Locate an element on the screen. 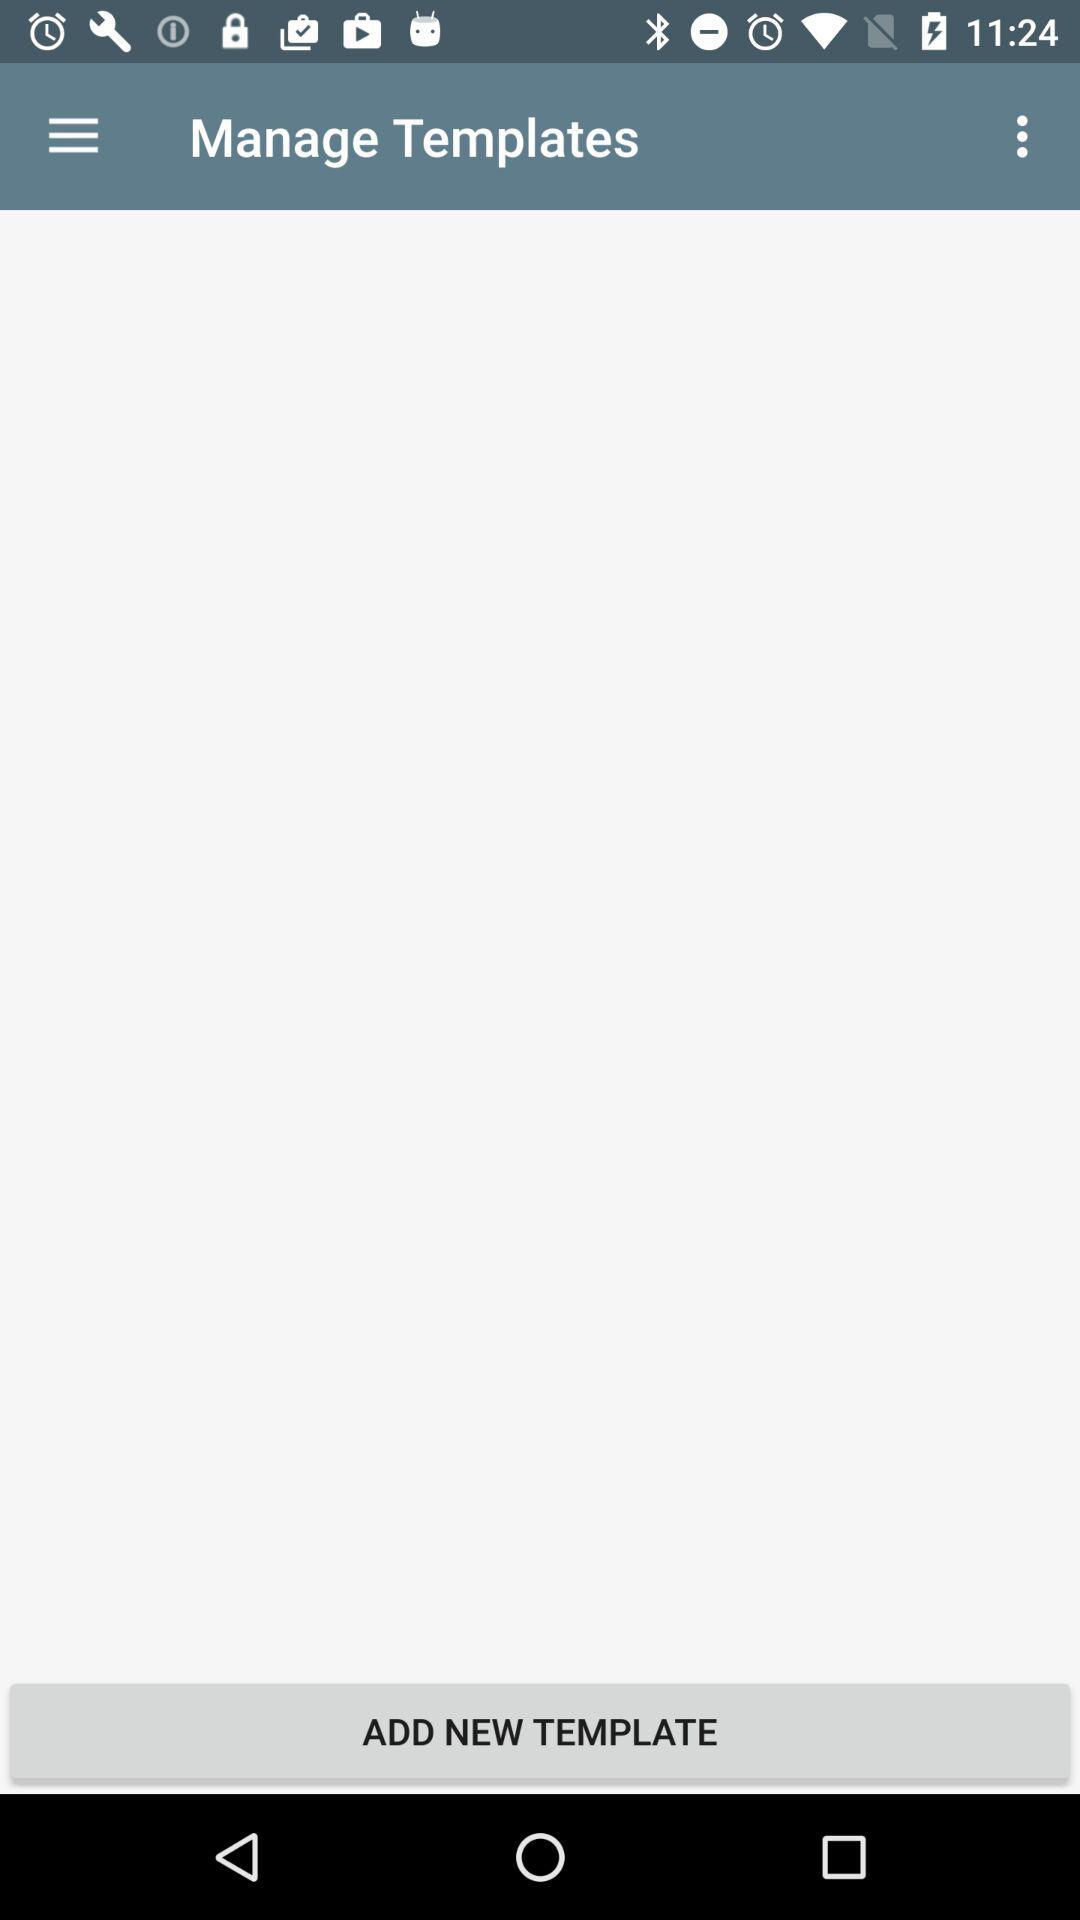 Image resolution: width=1080 pixels, height=1920 pixels. icon above add new template is located at coordinates (540, 938).